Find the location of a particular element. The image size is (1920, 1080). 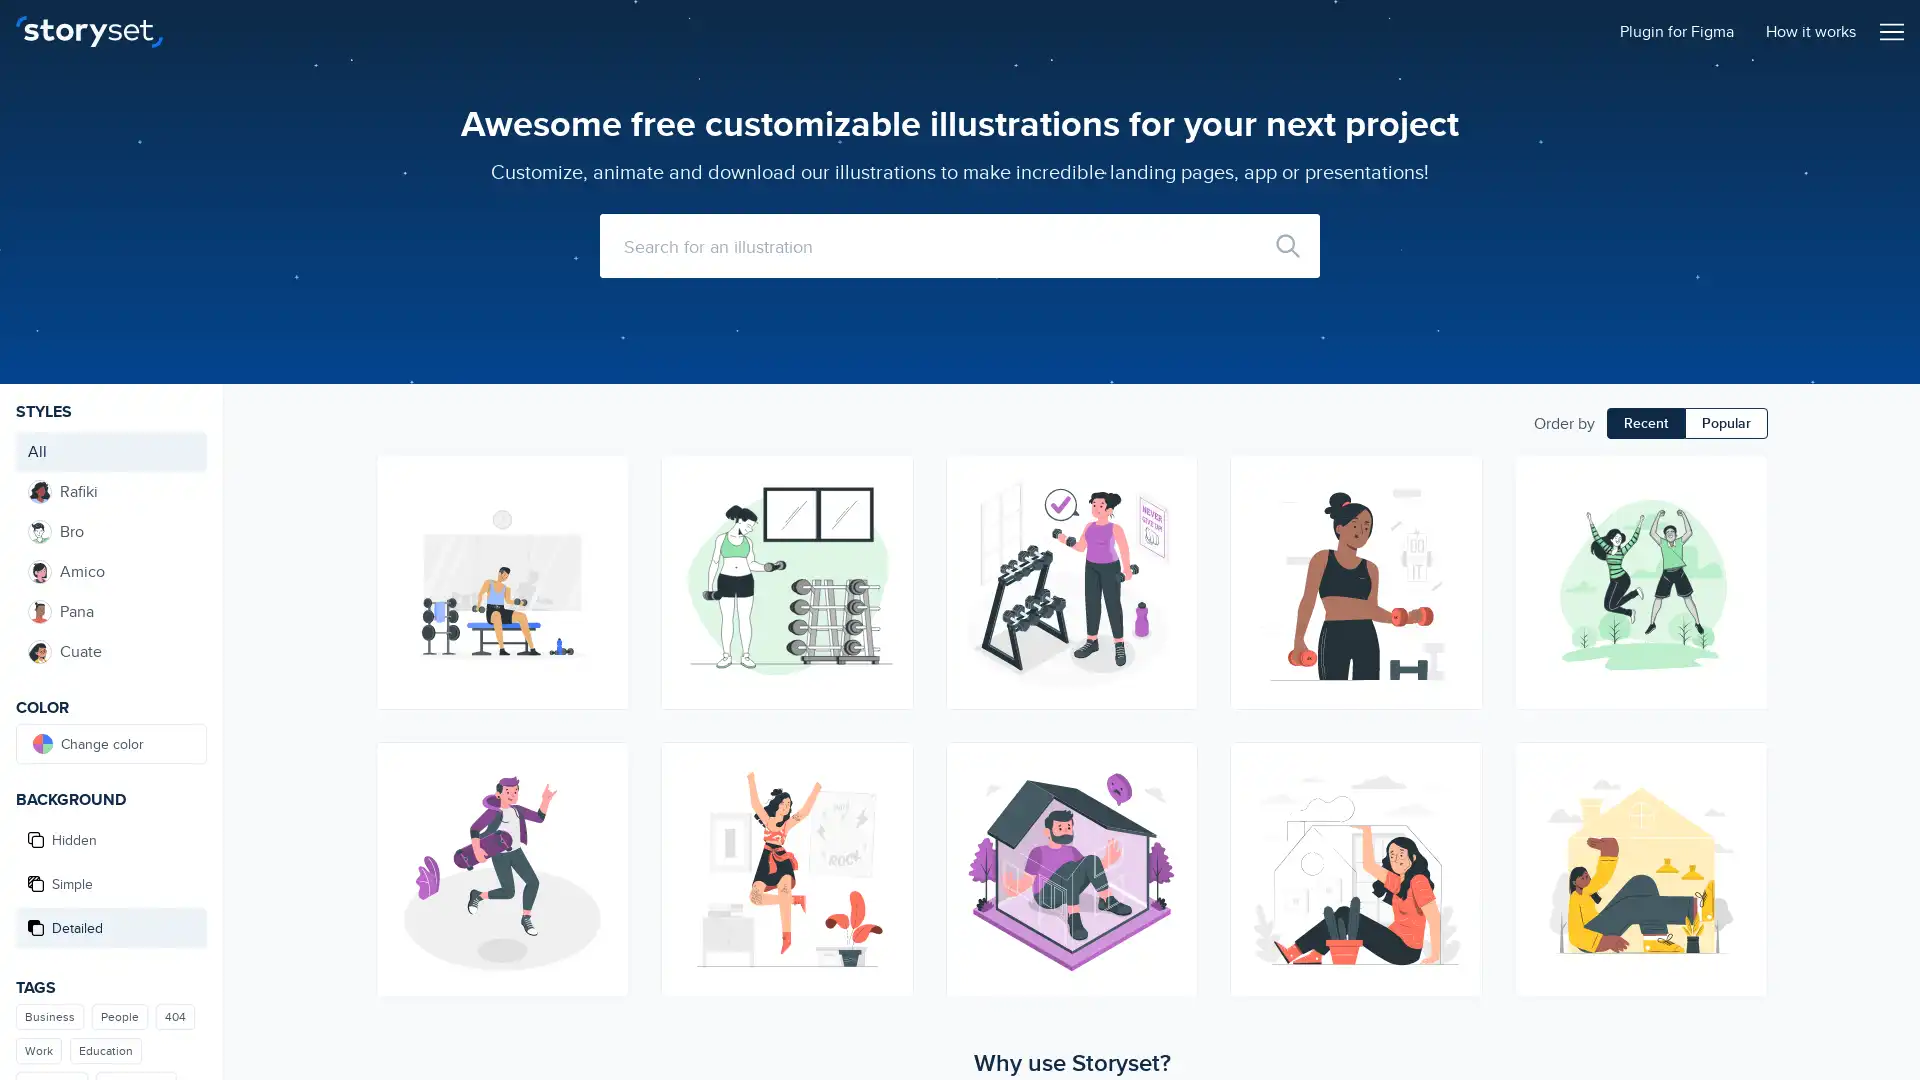

download icon Download is located at coordinates (1741, 515).